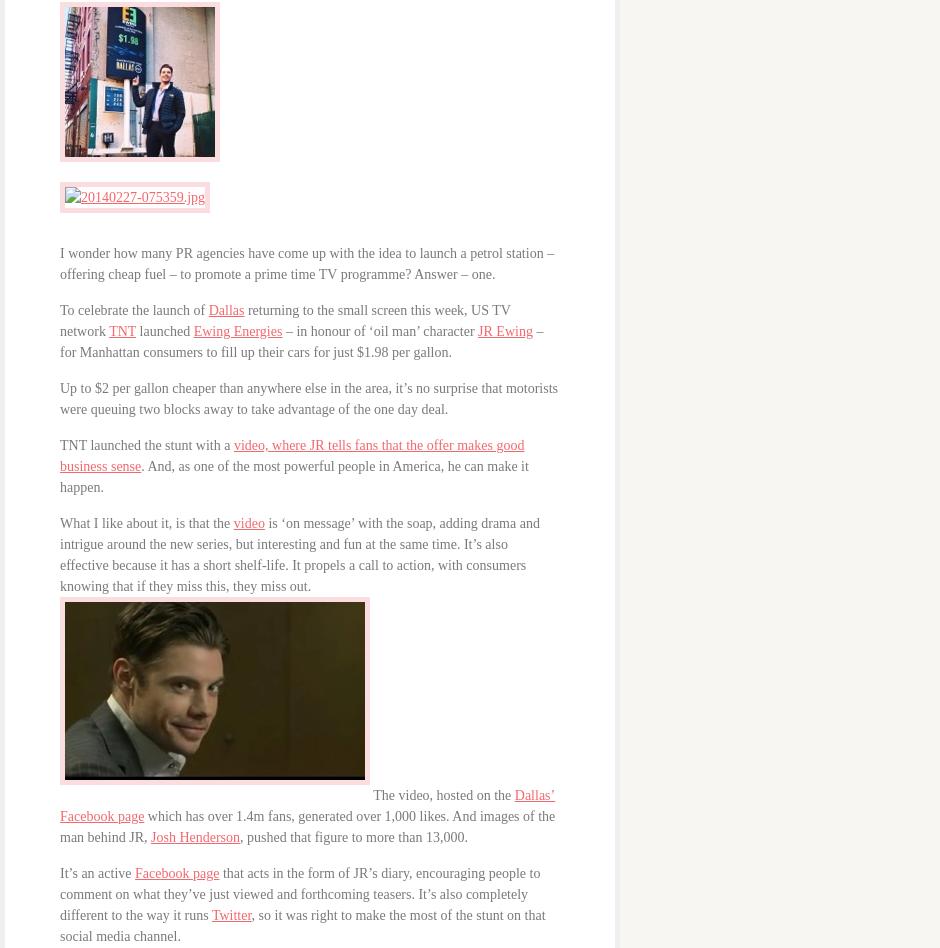  I want to click on '– in honour of ‘oil man’ character', so click(379, 331).